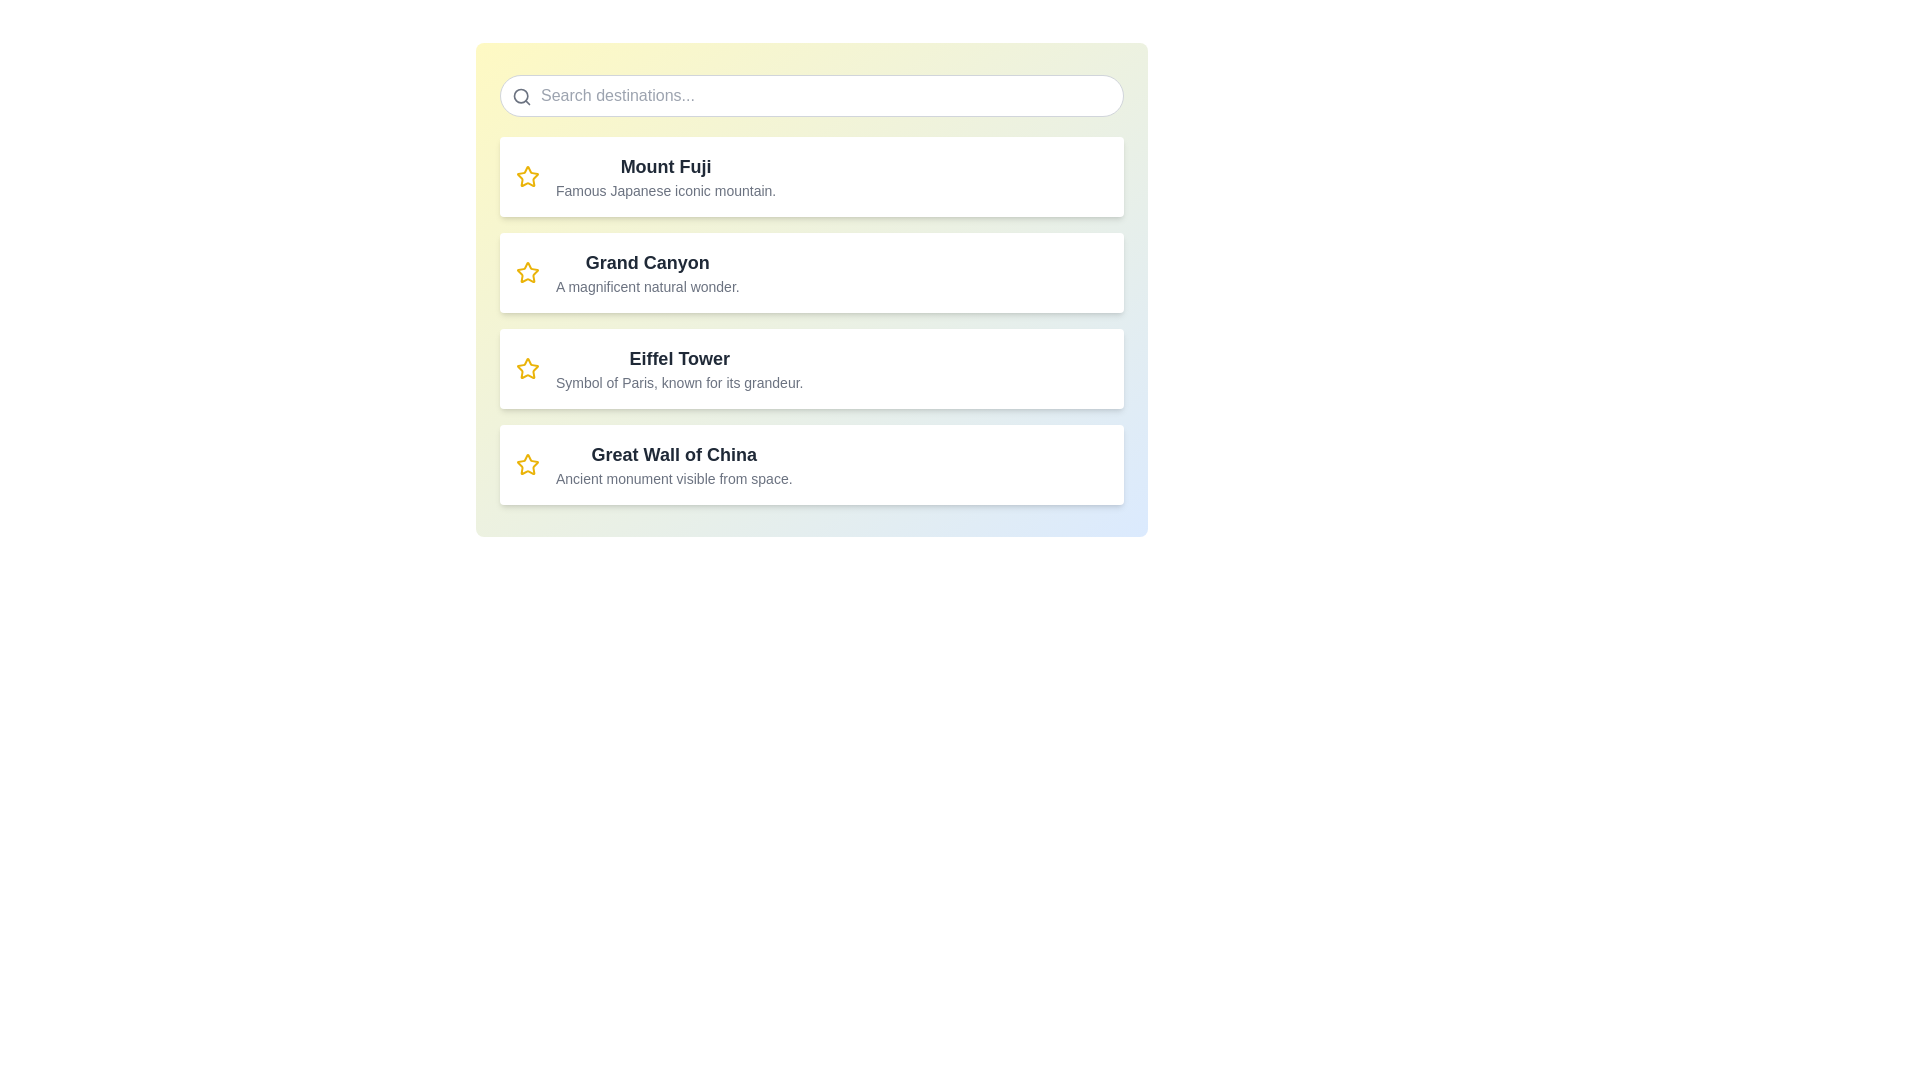  I want to click on the star icon located to the left of the title text for 'Grand Canyon', which serves as an interactive component for indicating a favorite item, so click(528, 273).